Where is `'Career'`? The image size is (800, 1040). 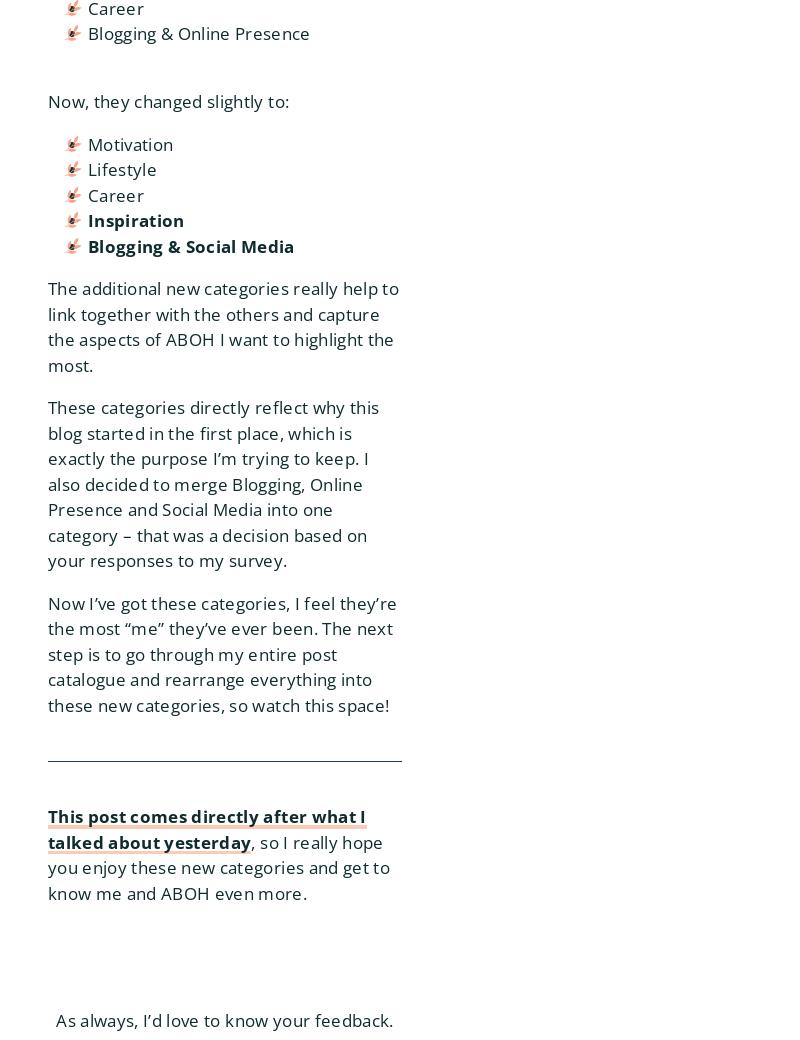 'Career' is located at coordinates (114, 194).